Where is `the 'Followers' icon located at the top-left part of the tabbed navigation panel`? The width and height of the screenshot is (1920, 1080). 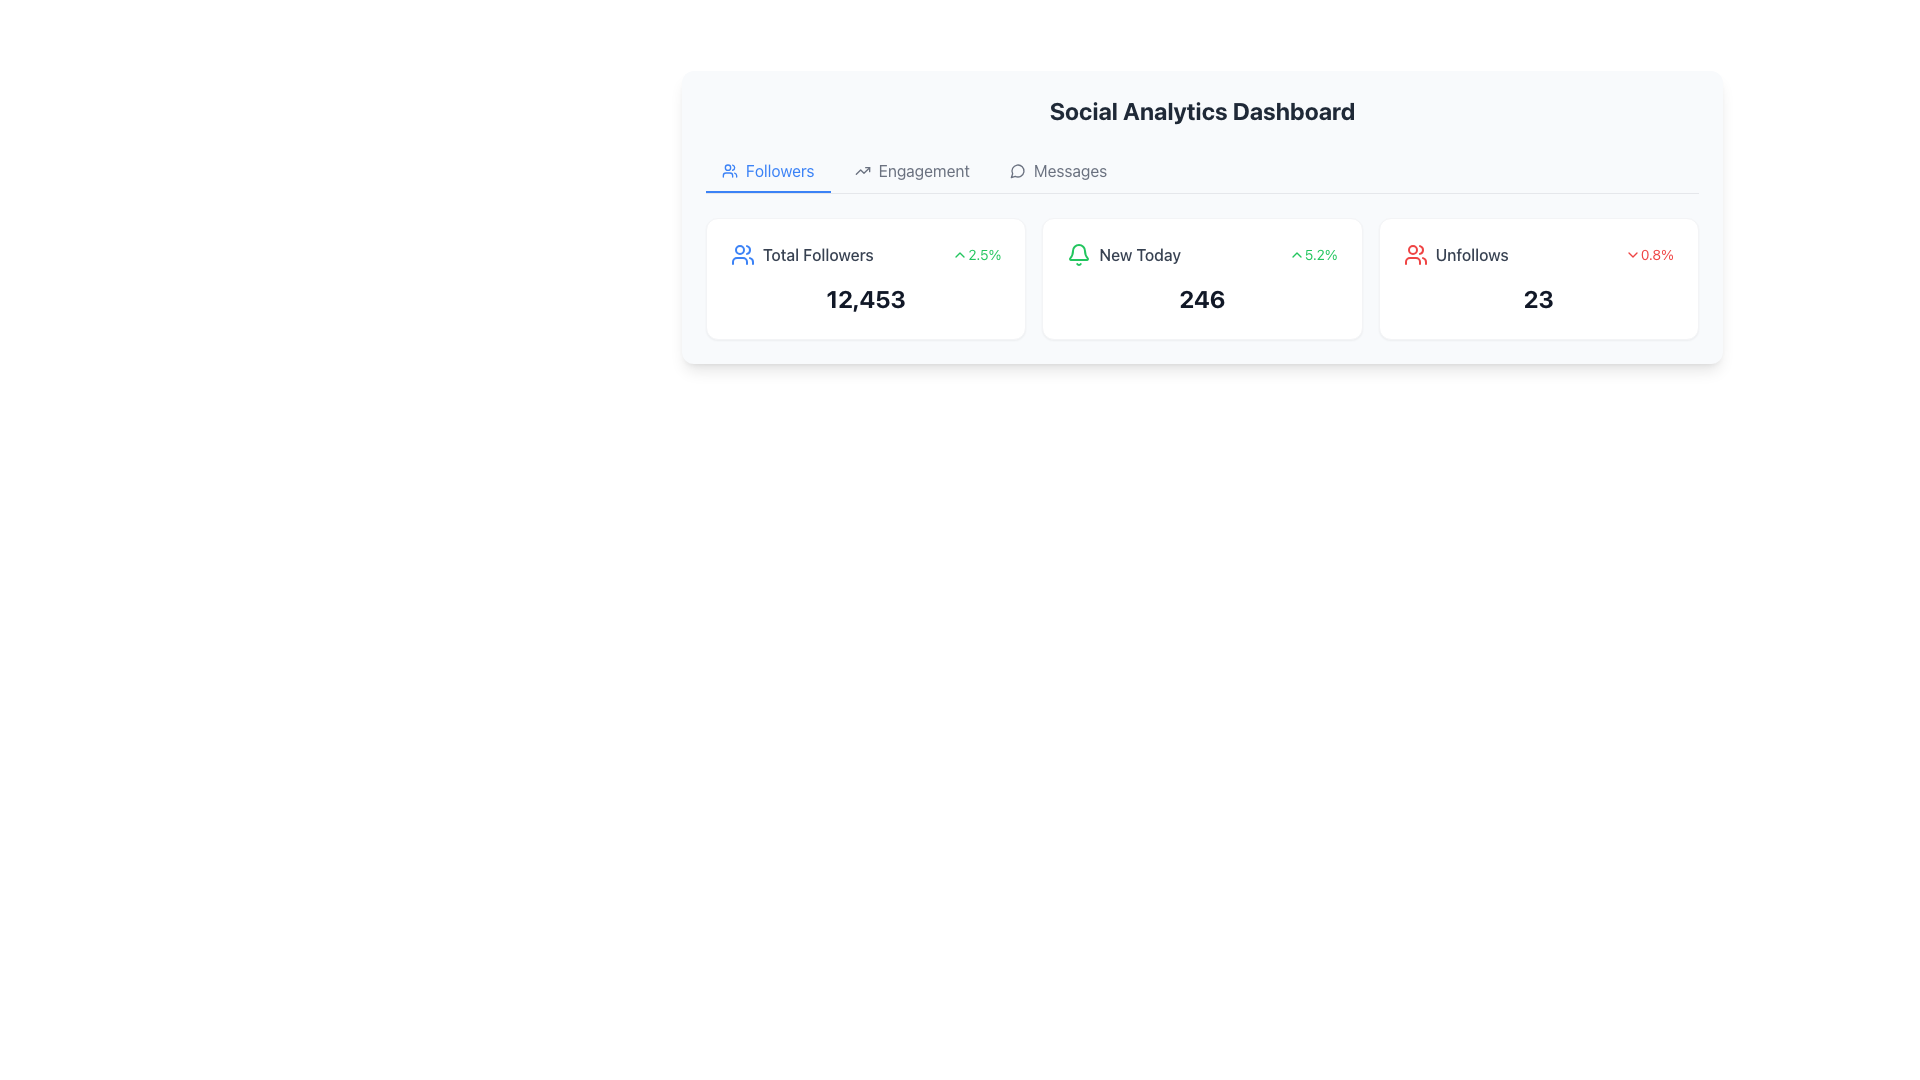
the 'Followers' icon located at the top-left part of the tabbed navigation panel is located at coordinates (728, 169).